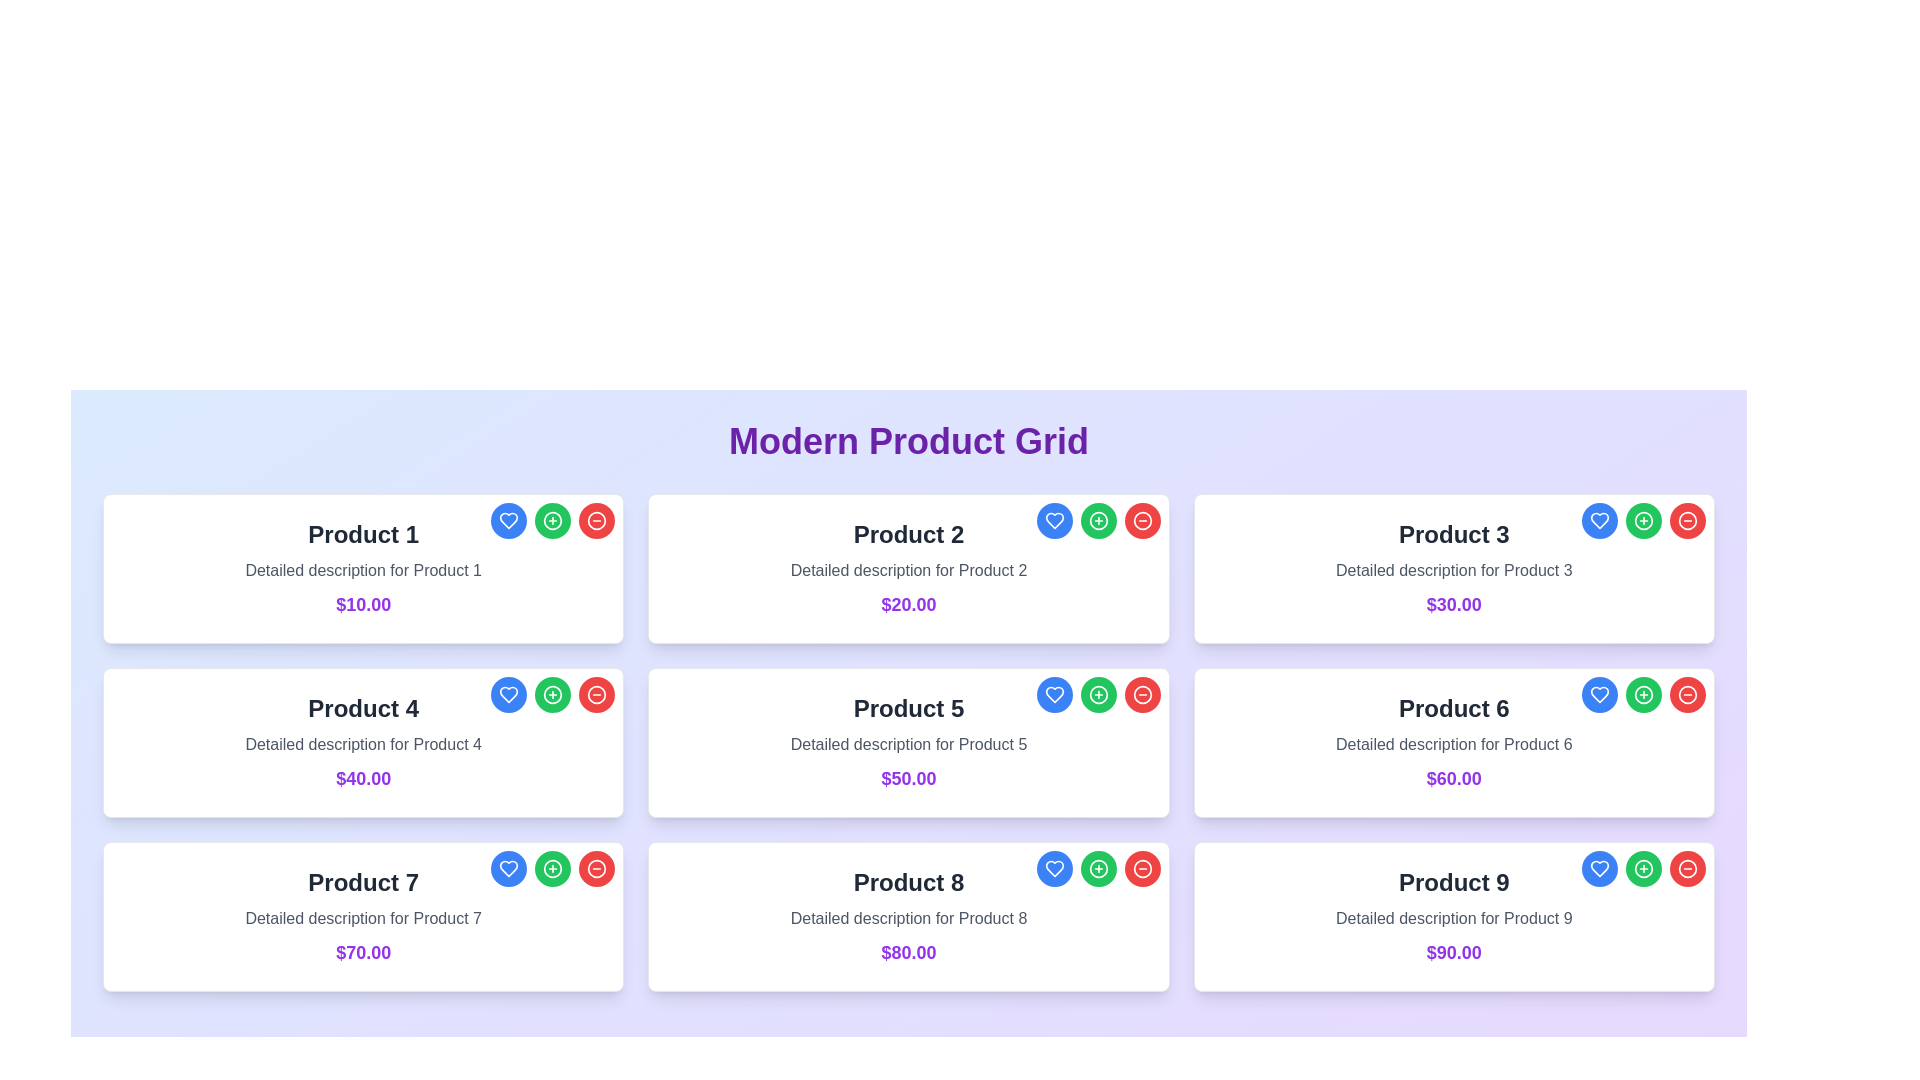  What do you see at coordinates (1097, 693) in the screenshot?
I see `the middle button with a green color and plus icon located in the top-right corner above the 'Product 5' card` at bounding box center [1097, 693].